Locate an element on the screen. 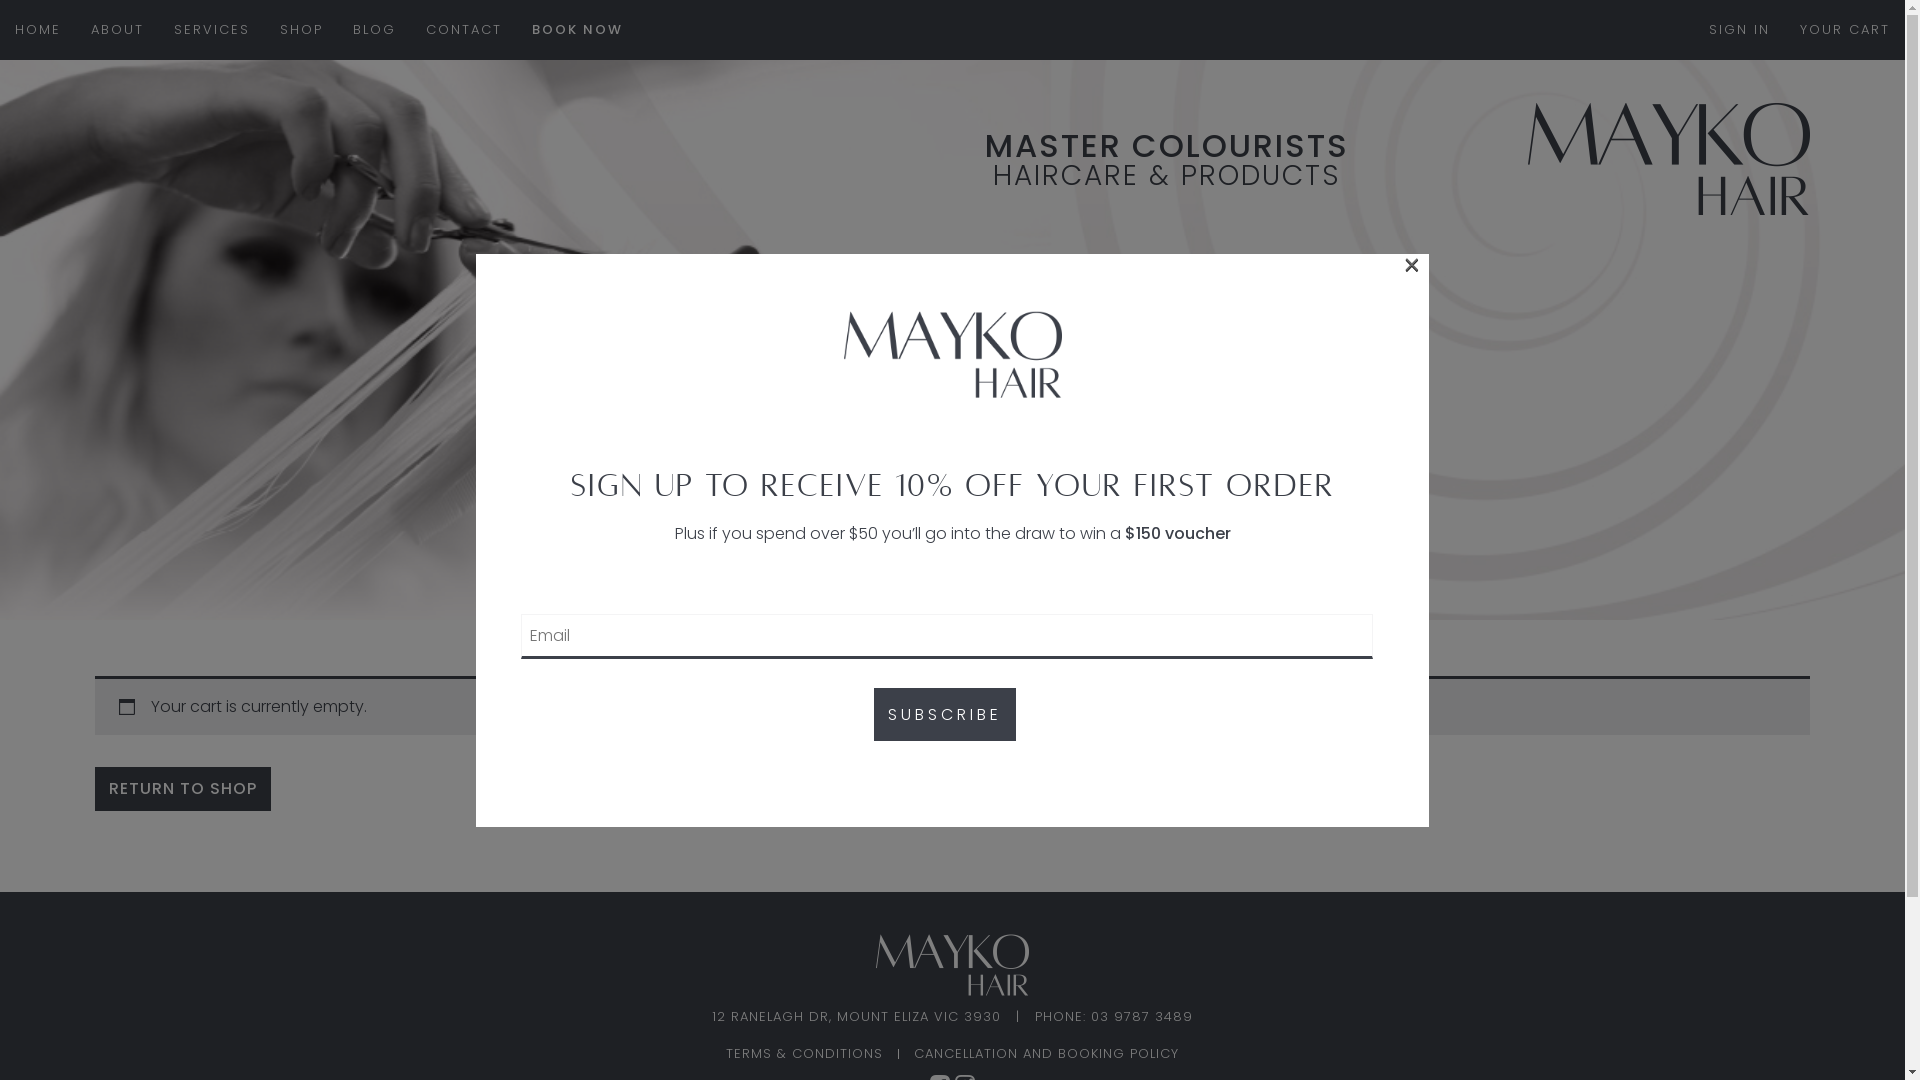  'ABOUT' is located at coordinates (116, 30).